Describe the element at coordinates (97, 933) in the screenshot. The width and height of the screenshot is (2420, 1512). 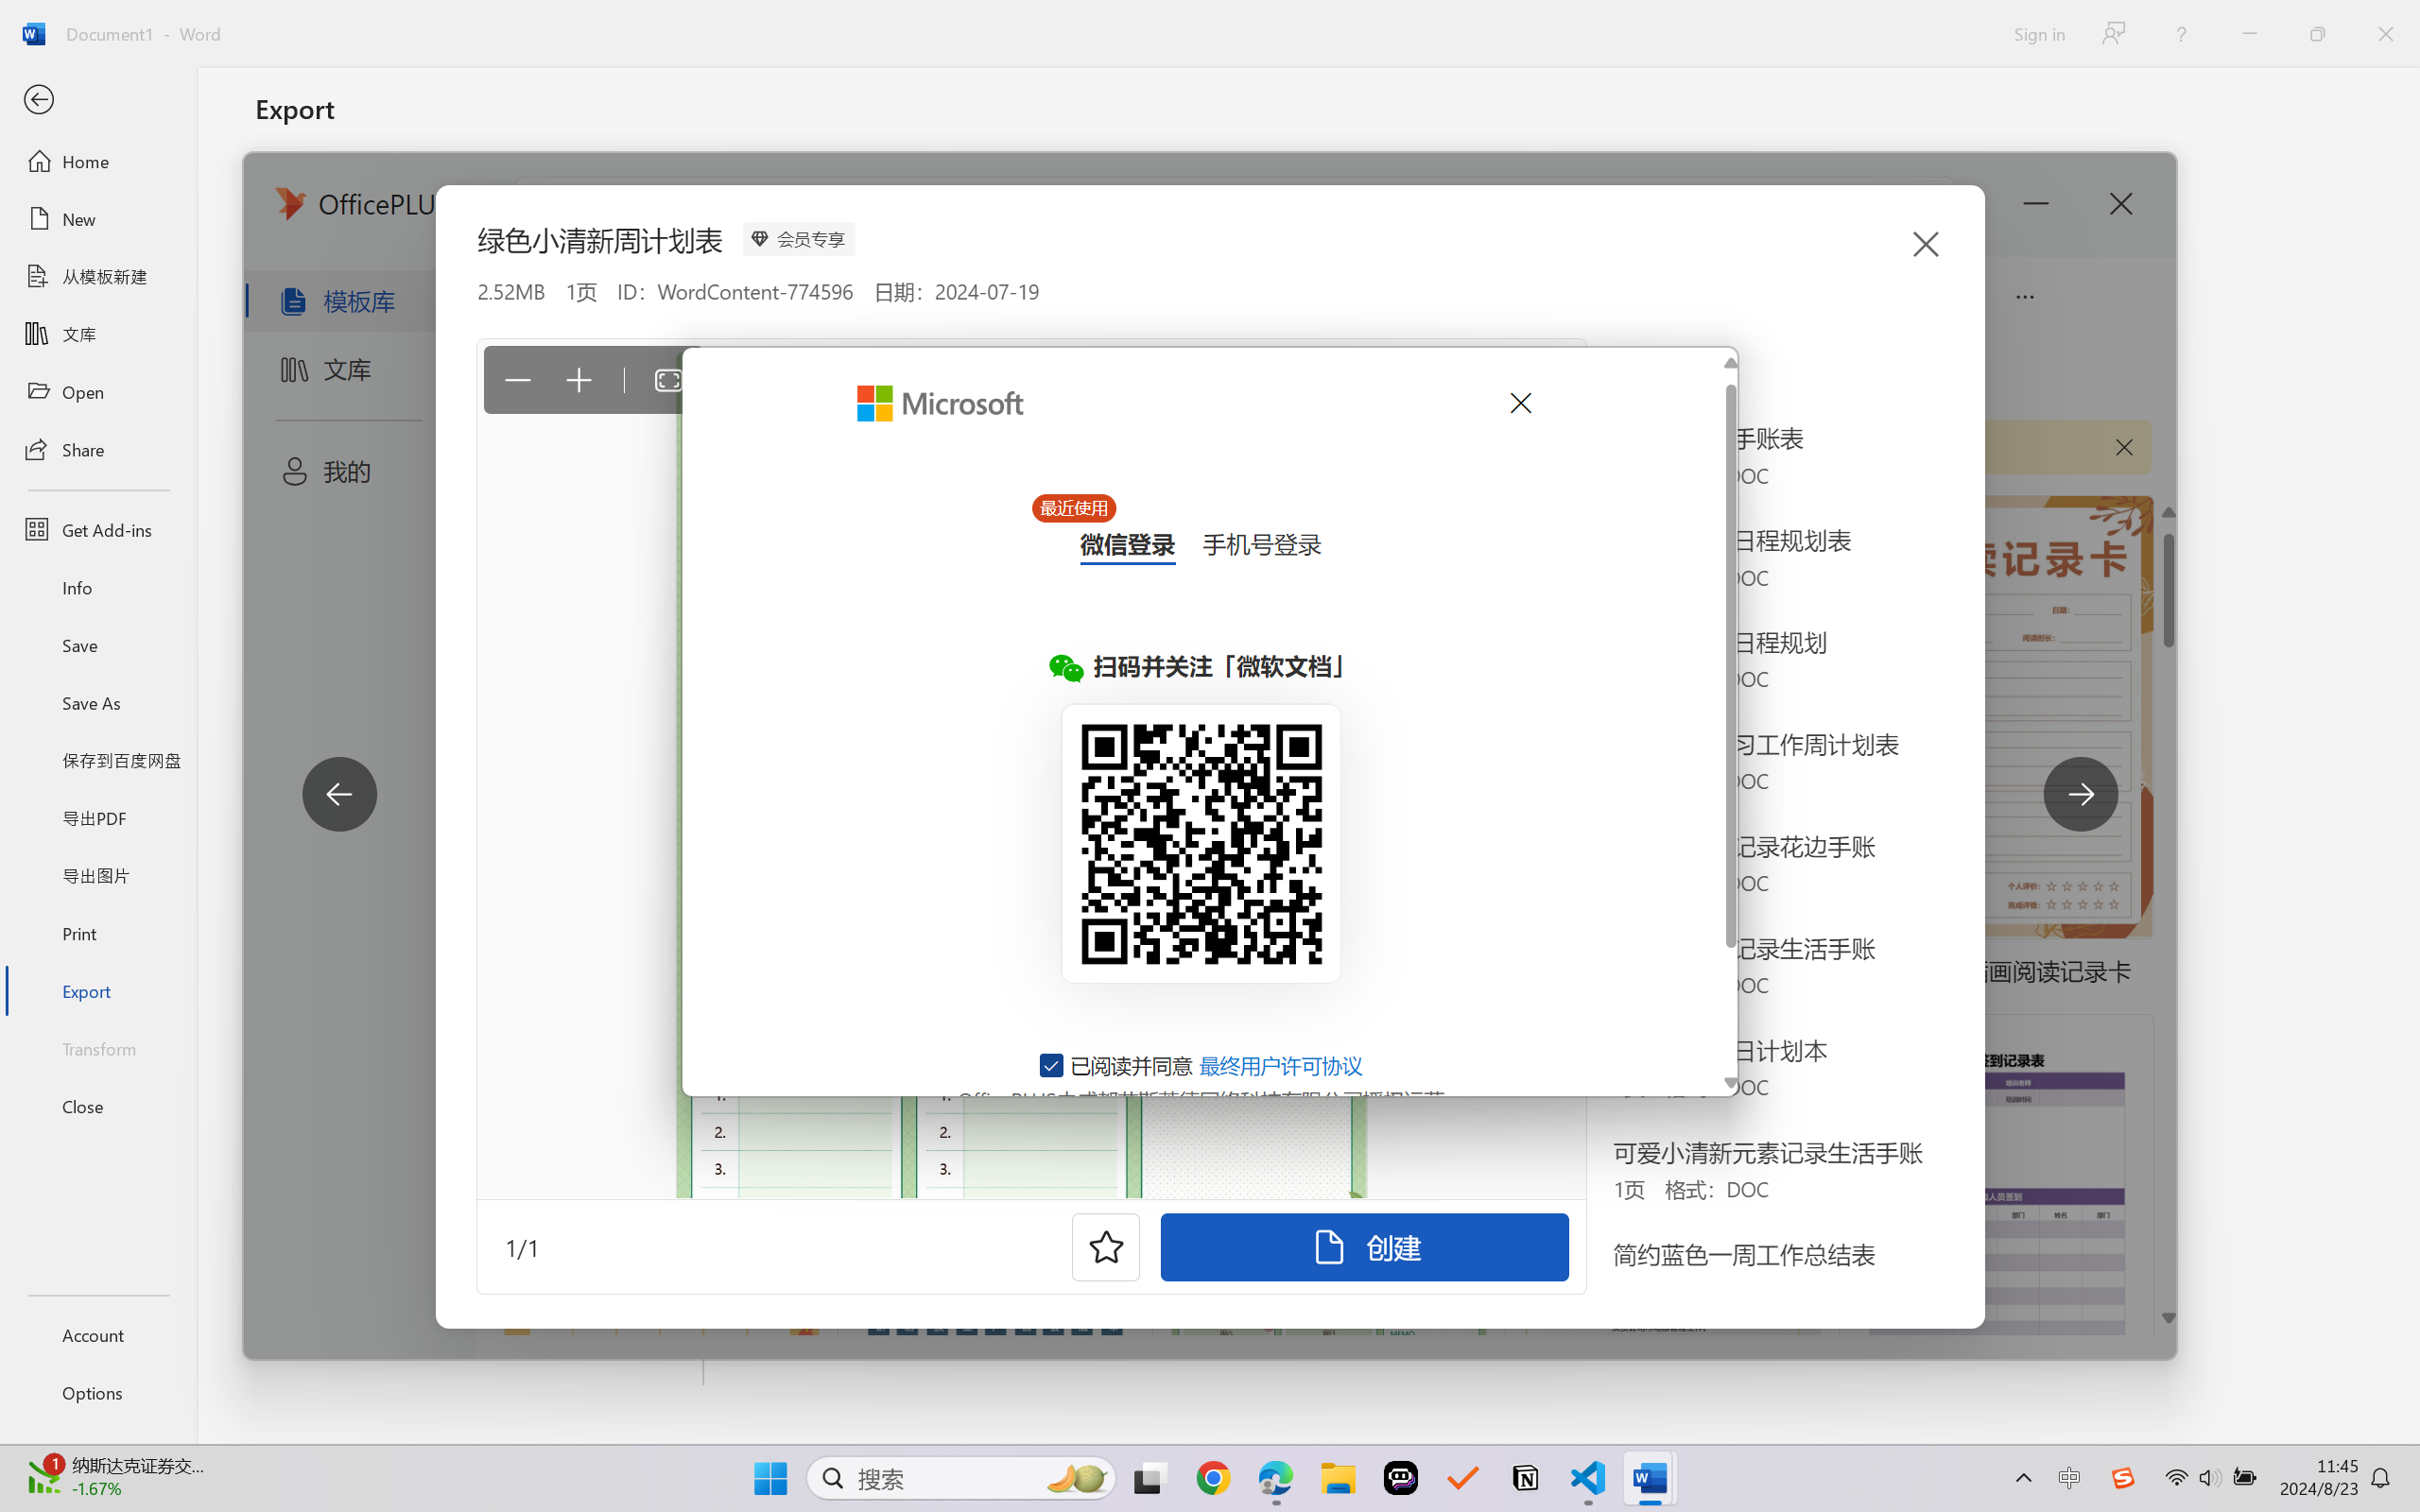
I see `'Print'` at that location.